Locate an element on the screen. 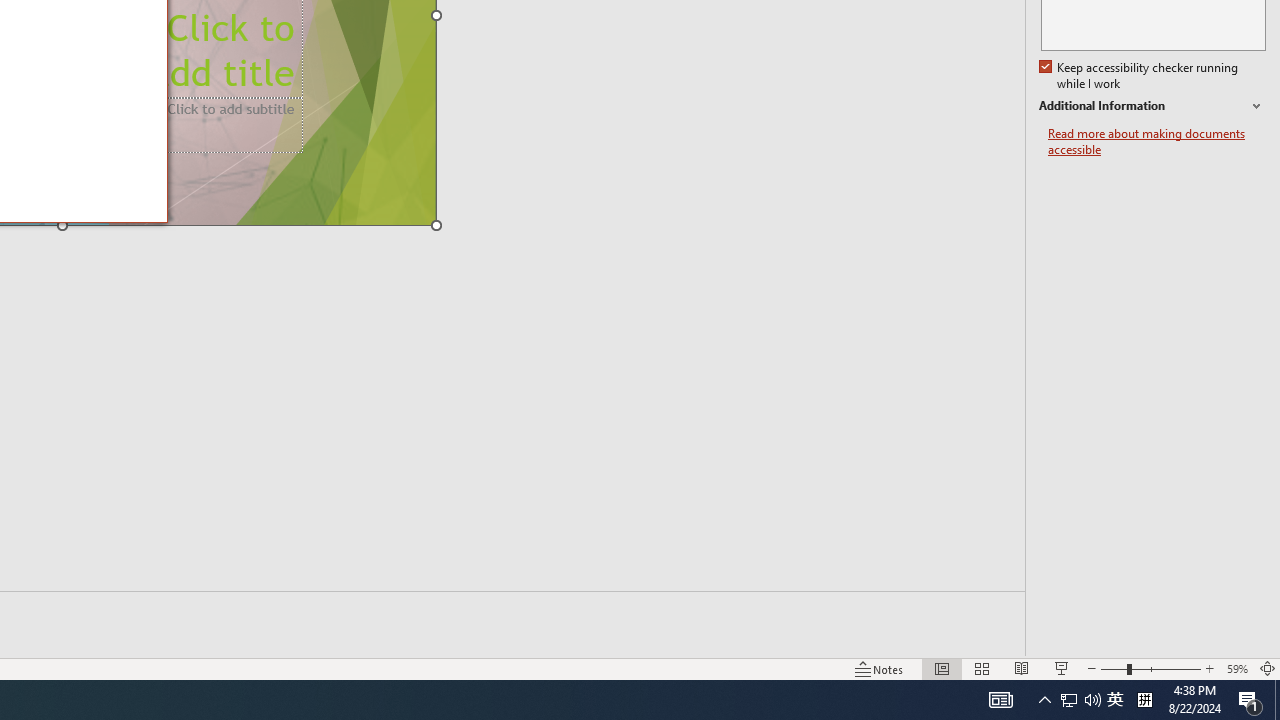 Image resolution: width=1280 pixels, height=720 pixels. 'Keep accessibility checker running while I work' is located at coordinates (1140, 75).